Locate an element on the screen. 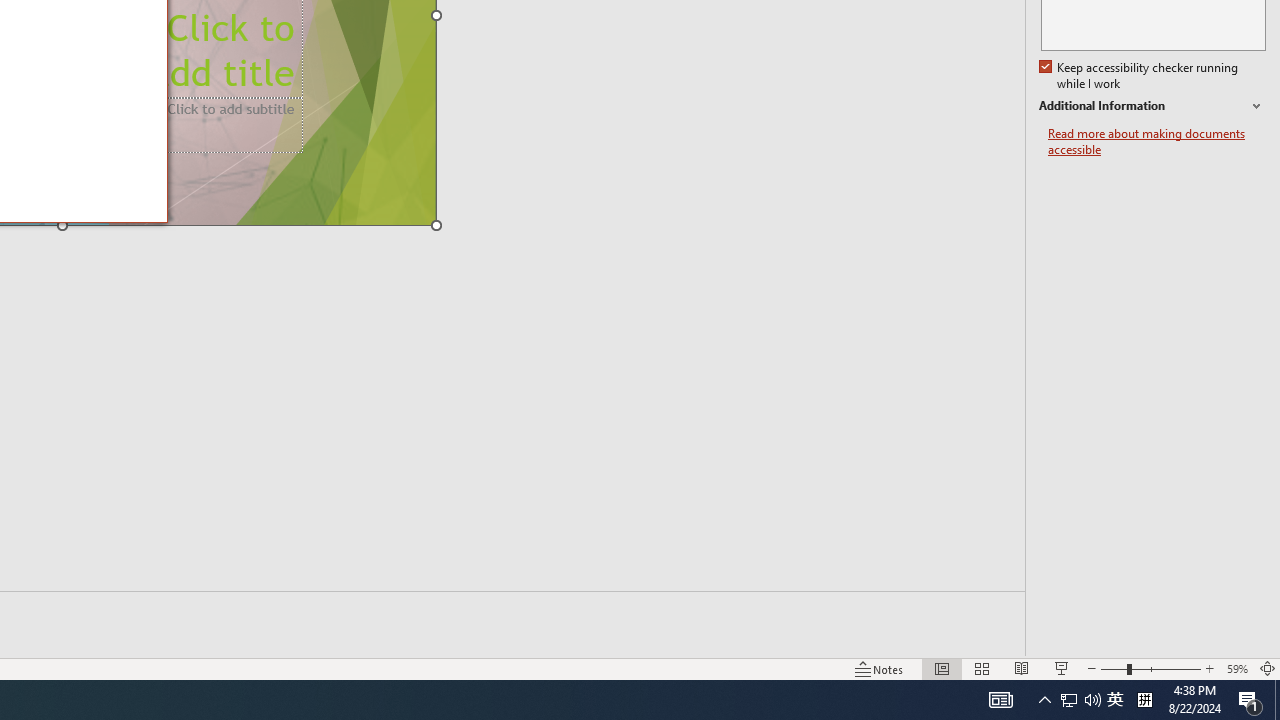 Image resolution: width=1280 pixels, height=720 pixels. 'Keep accessibility checker running while I work' is located at coordinates (1140, 75).